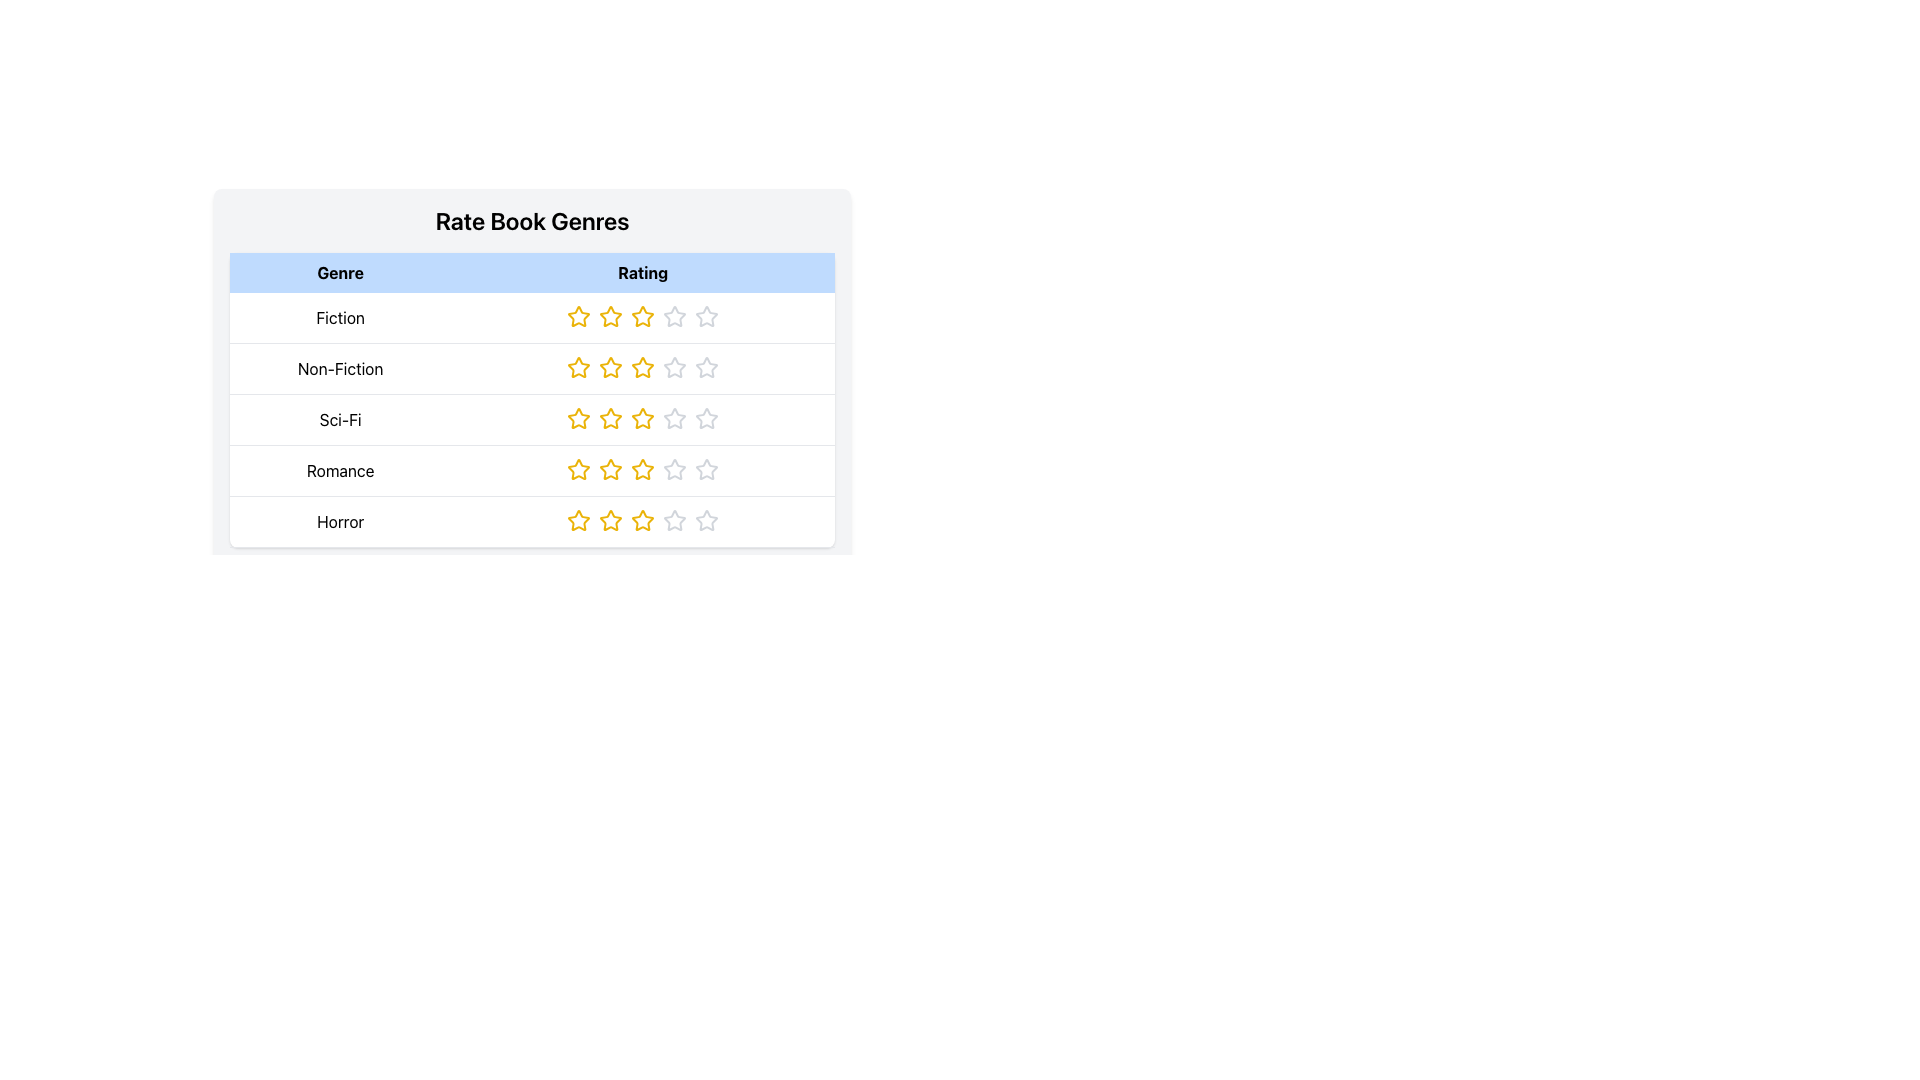  Describe the element at coordinates (340, 317) in the screenshot. I see `the text label indicating the genre 'Fiction' in the first row under the 'Genre' column of the table layout` at that location.